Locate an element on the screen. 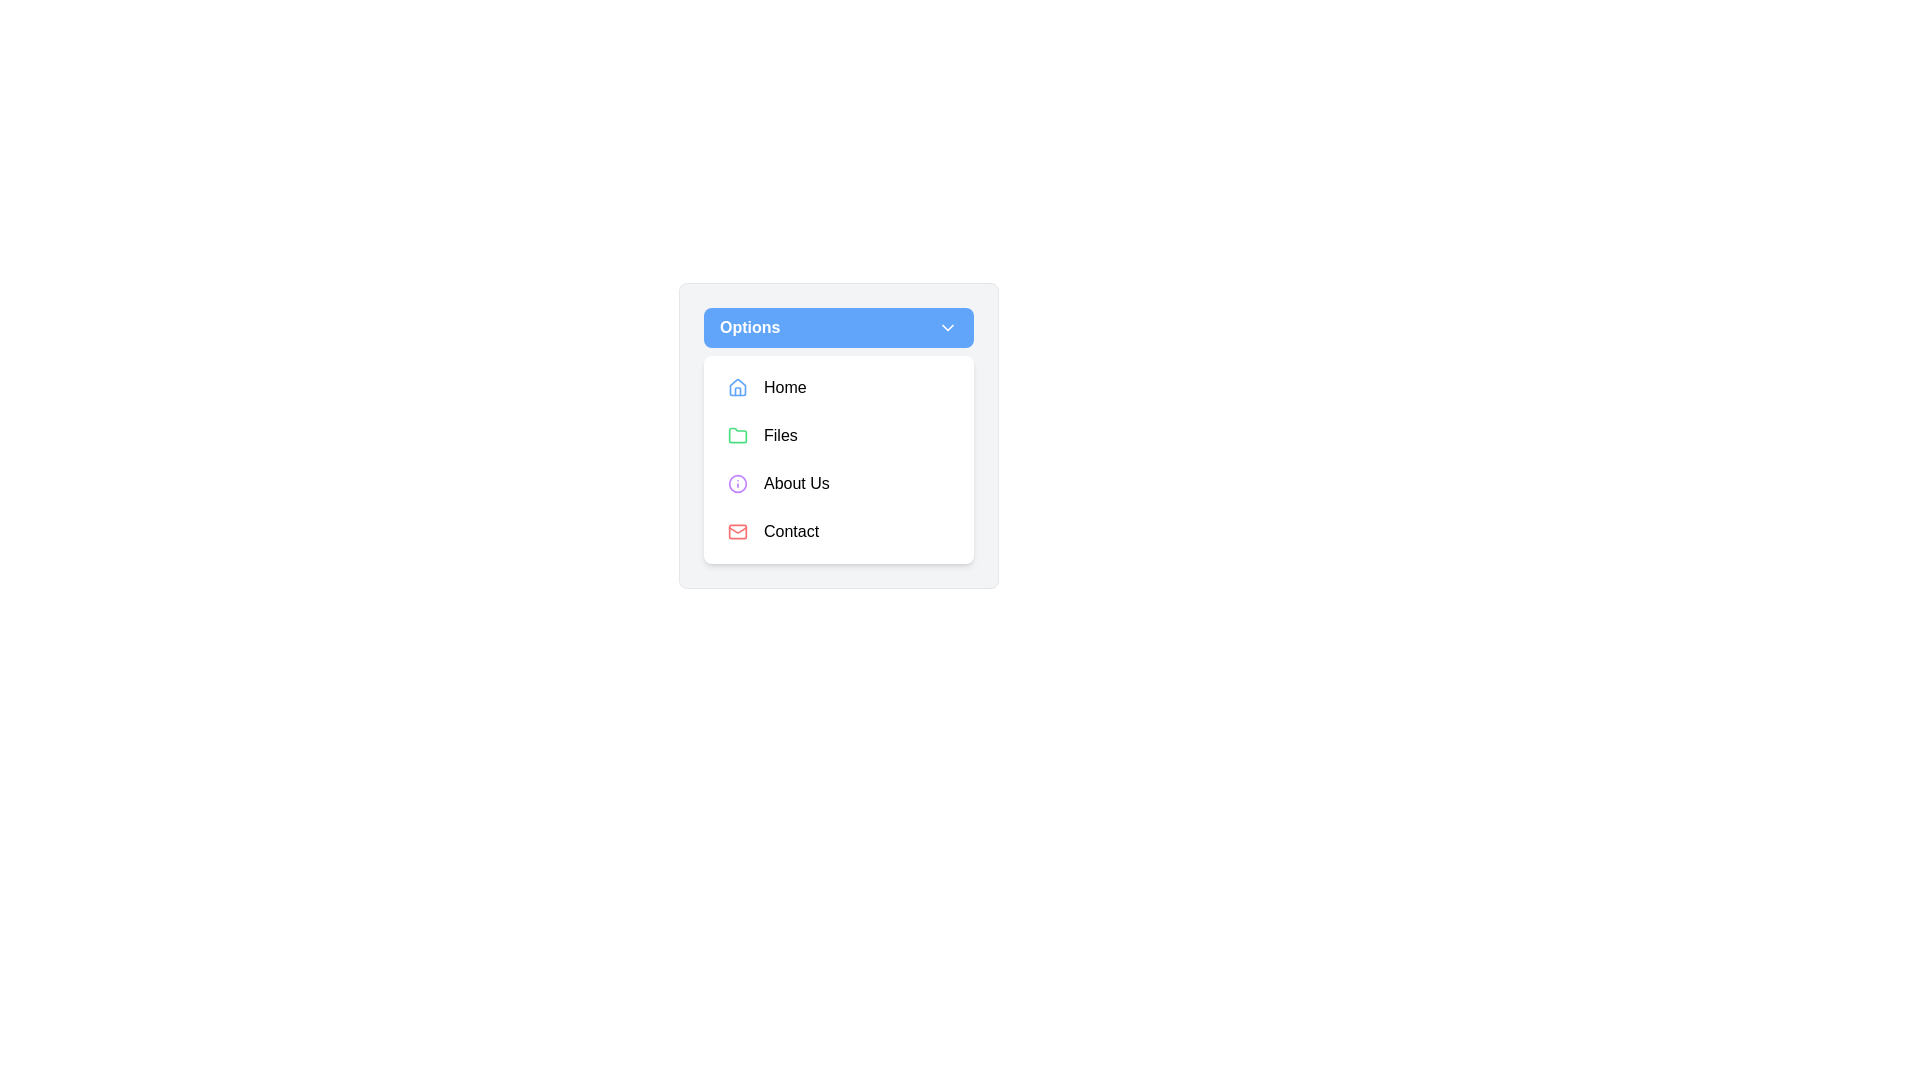 The height and width of the screenshot is (1080, 1920). the circular purple icon with a hollow center and an information symbol inside, located to the left of the 'About Us' menu item in the dropdown list under 'Options' is located at coordinates (737, 483).